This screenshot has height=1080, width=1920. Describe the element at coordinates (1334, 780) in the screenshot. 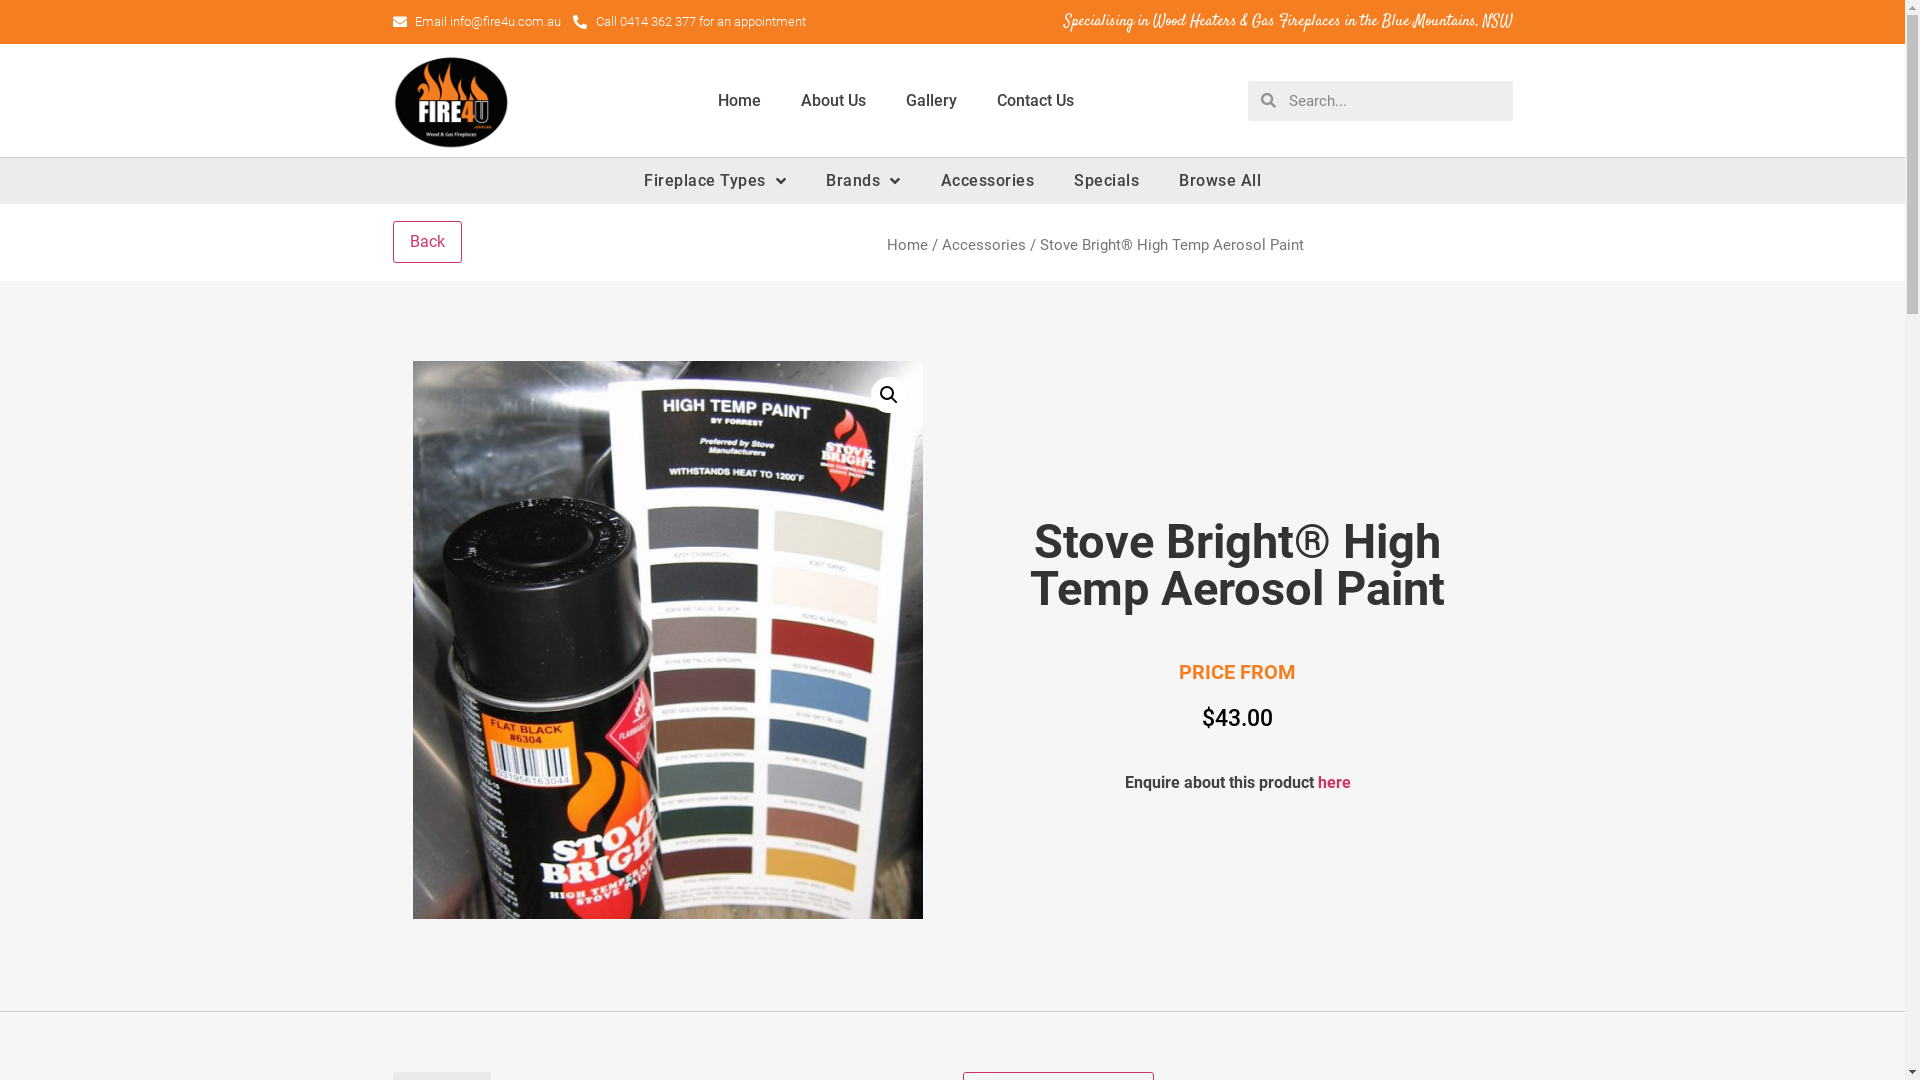

I see `'here'` at that location.